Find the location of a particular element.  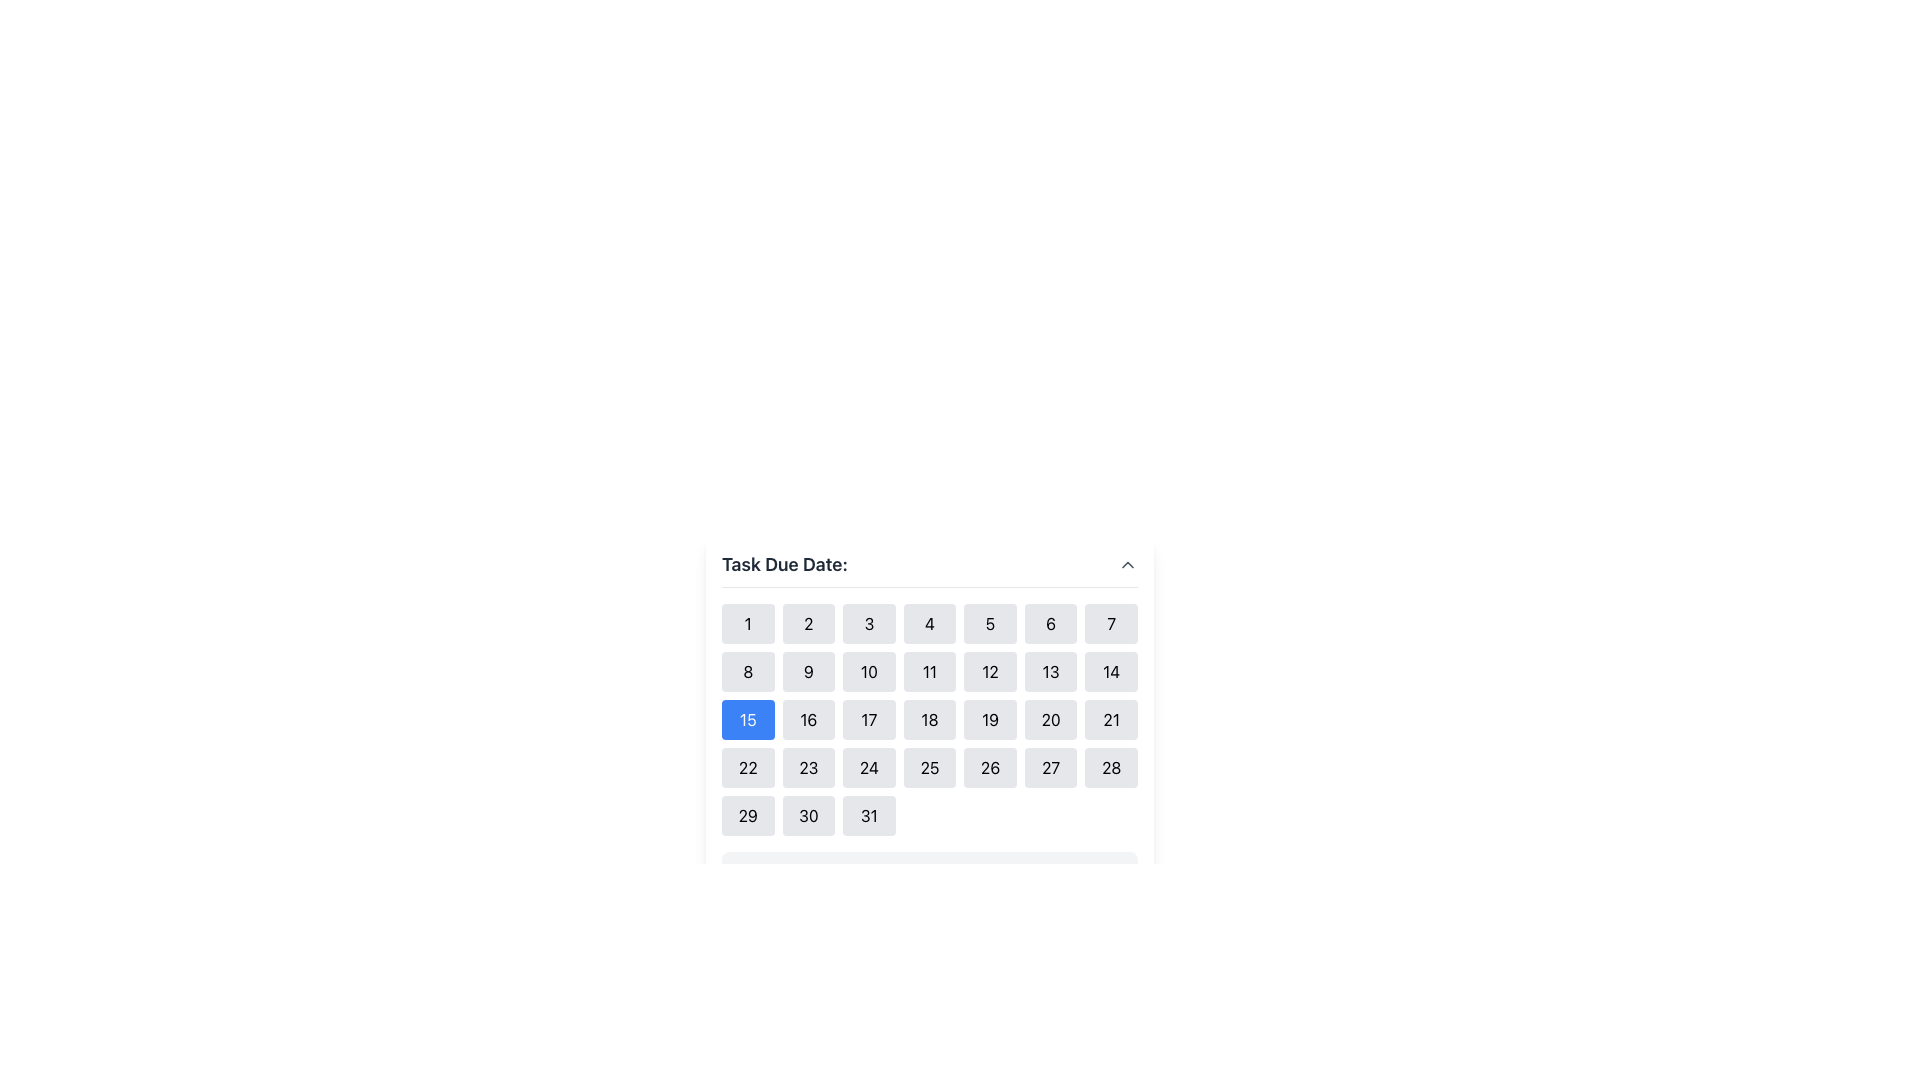

the button representing the 11th day of the month in the calendar interface is located at coordinates (929, 671).